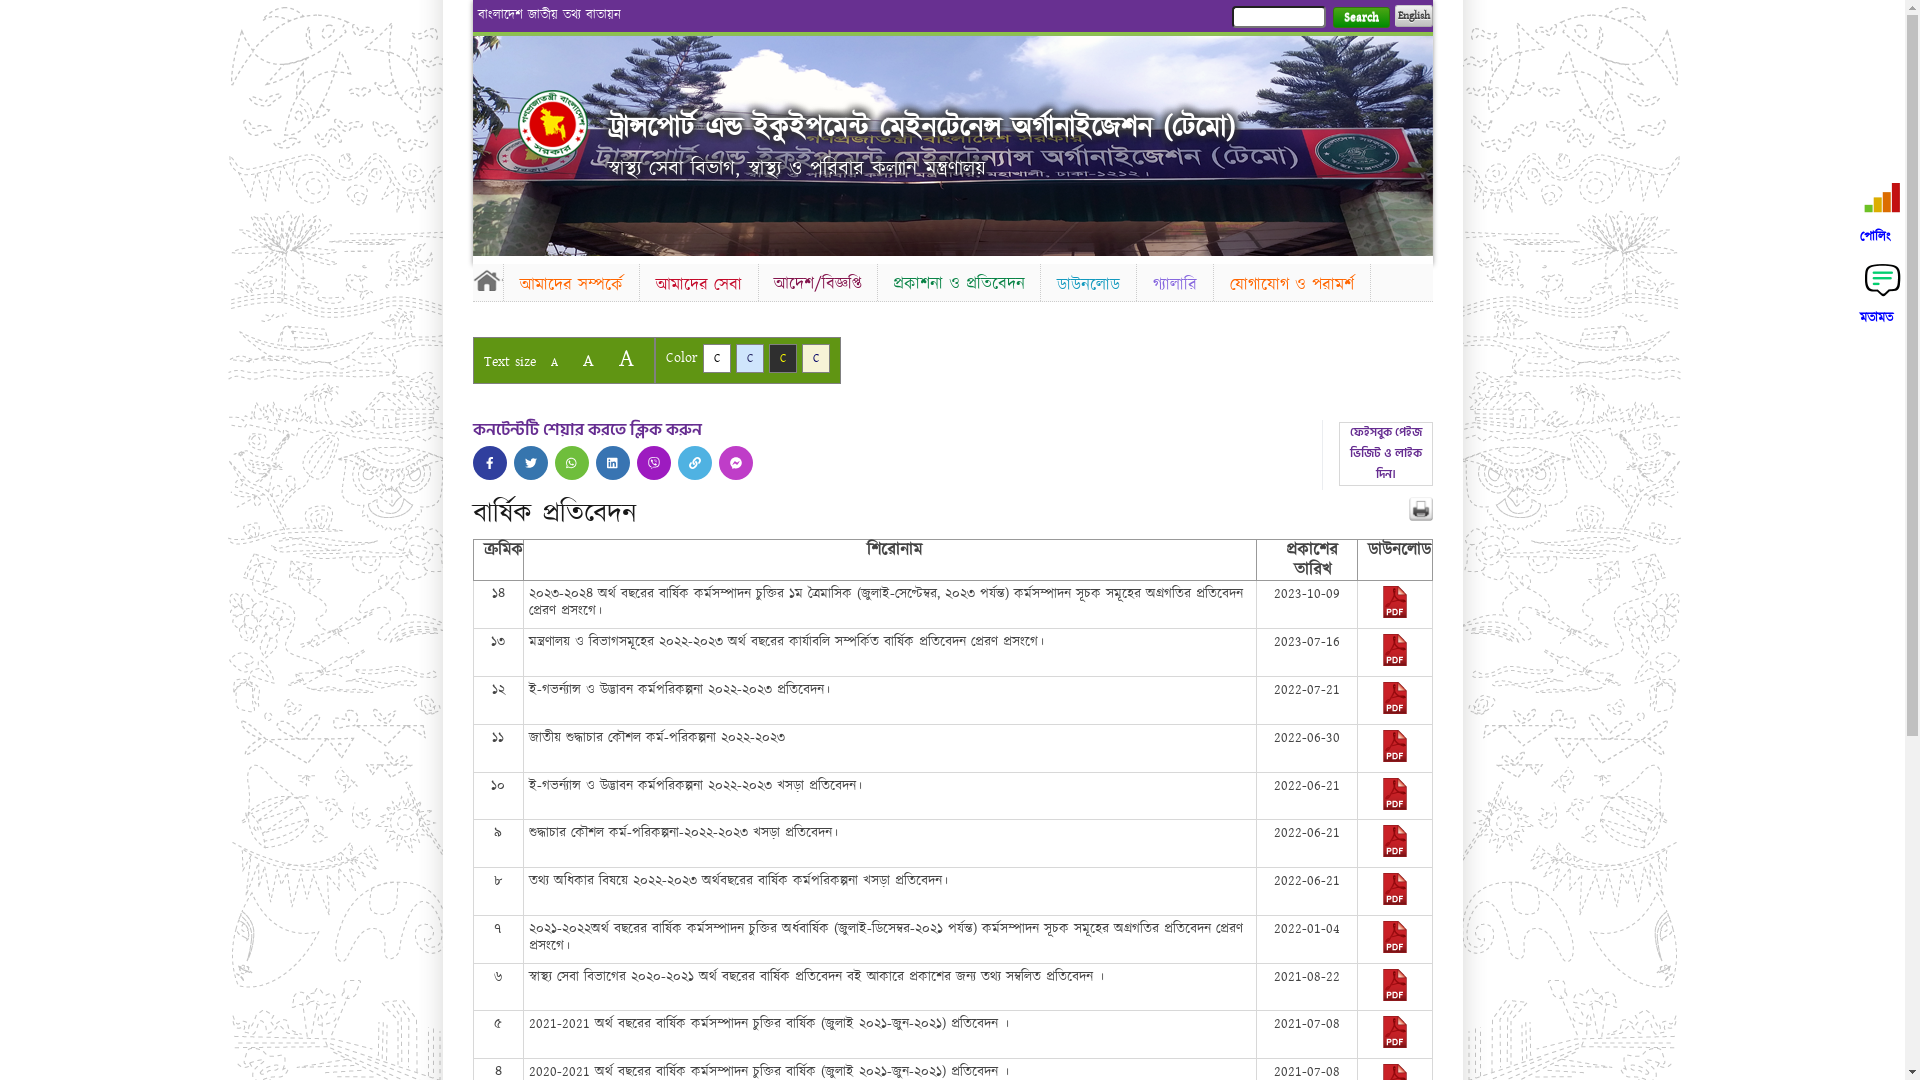 The height and width of the screenshot is (1080, 1920). What do you see at coordinates (816, 357) in the screenshot?
I see `'C'` at bounding box center [816, 357].